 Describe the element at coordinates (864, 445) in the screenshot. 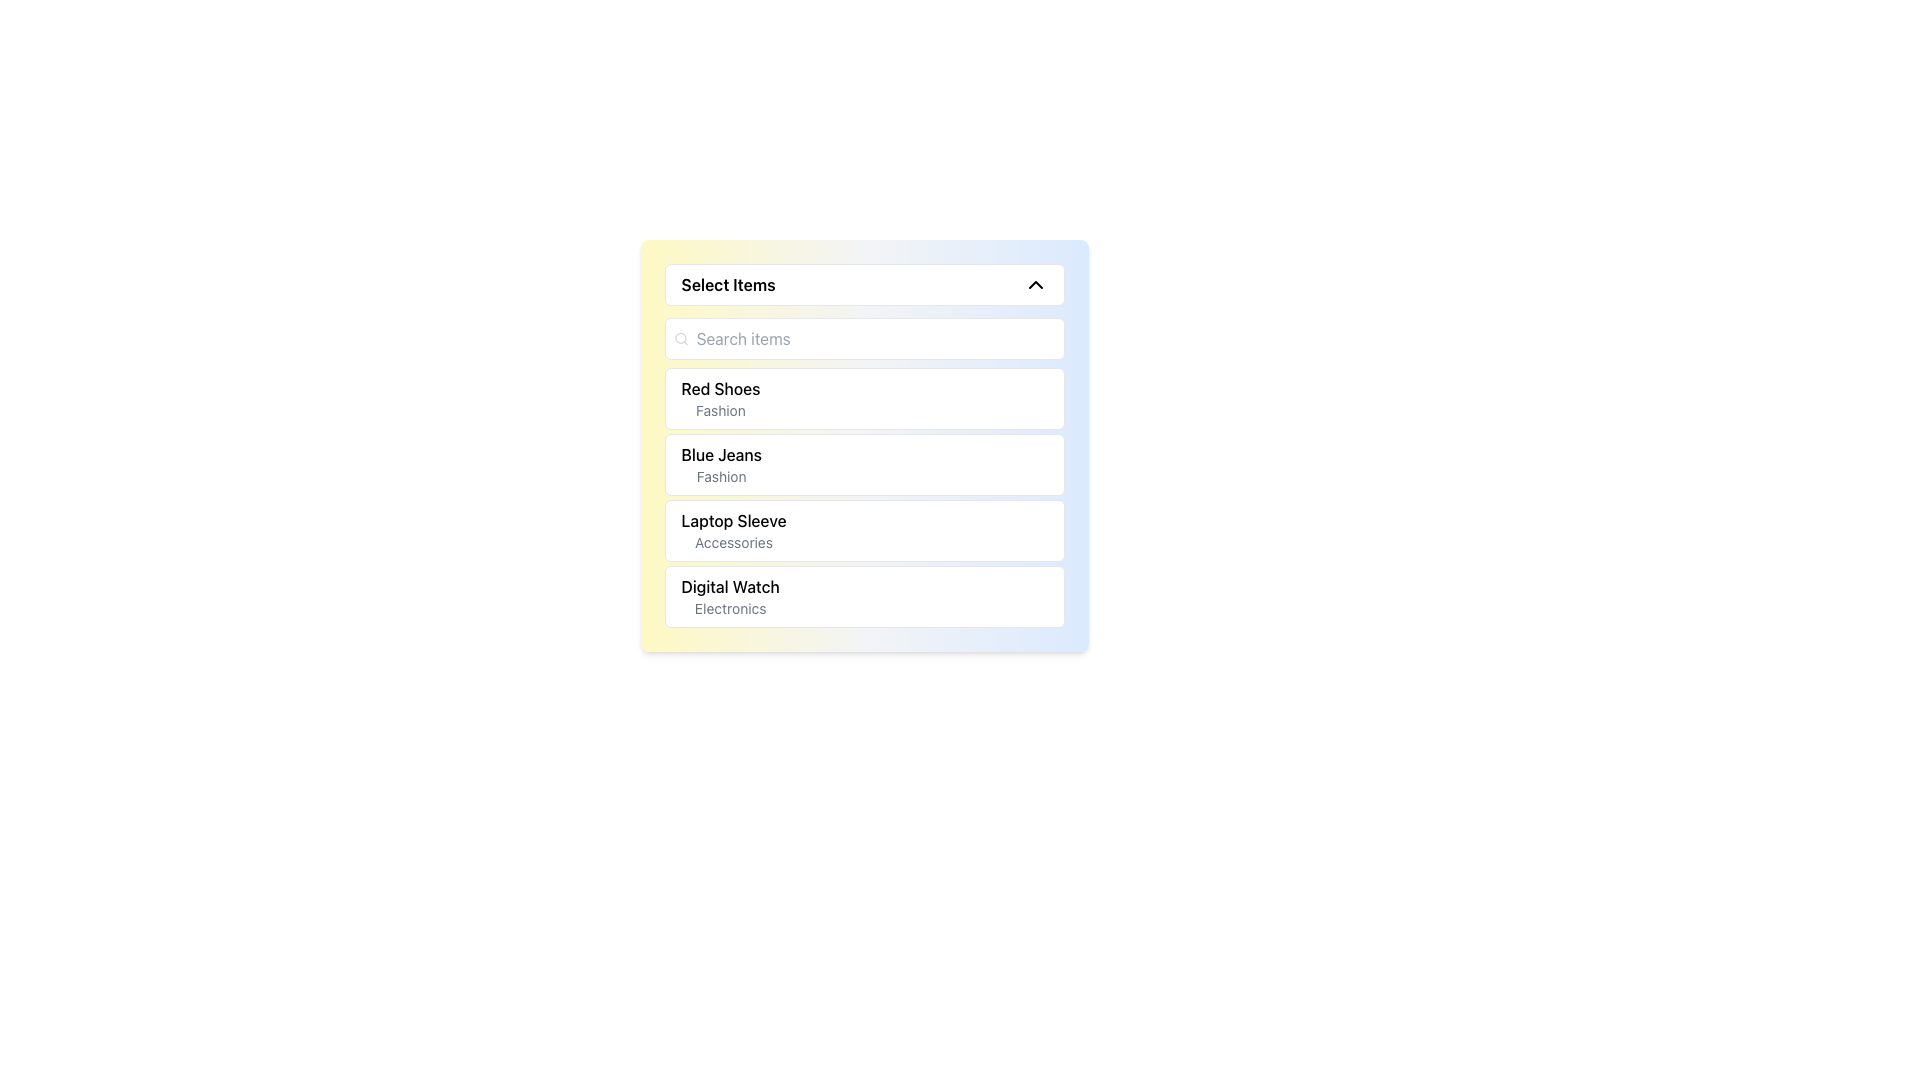

I see `the second selectable list item labeled 'Blue Jeans' with a subtitle 'Fashion' in the dropdown menu` at that location.